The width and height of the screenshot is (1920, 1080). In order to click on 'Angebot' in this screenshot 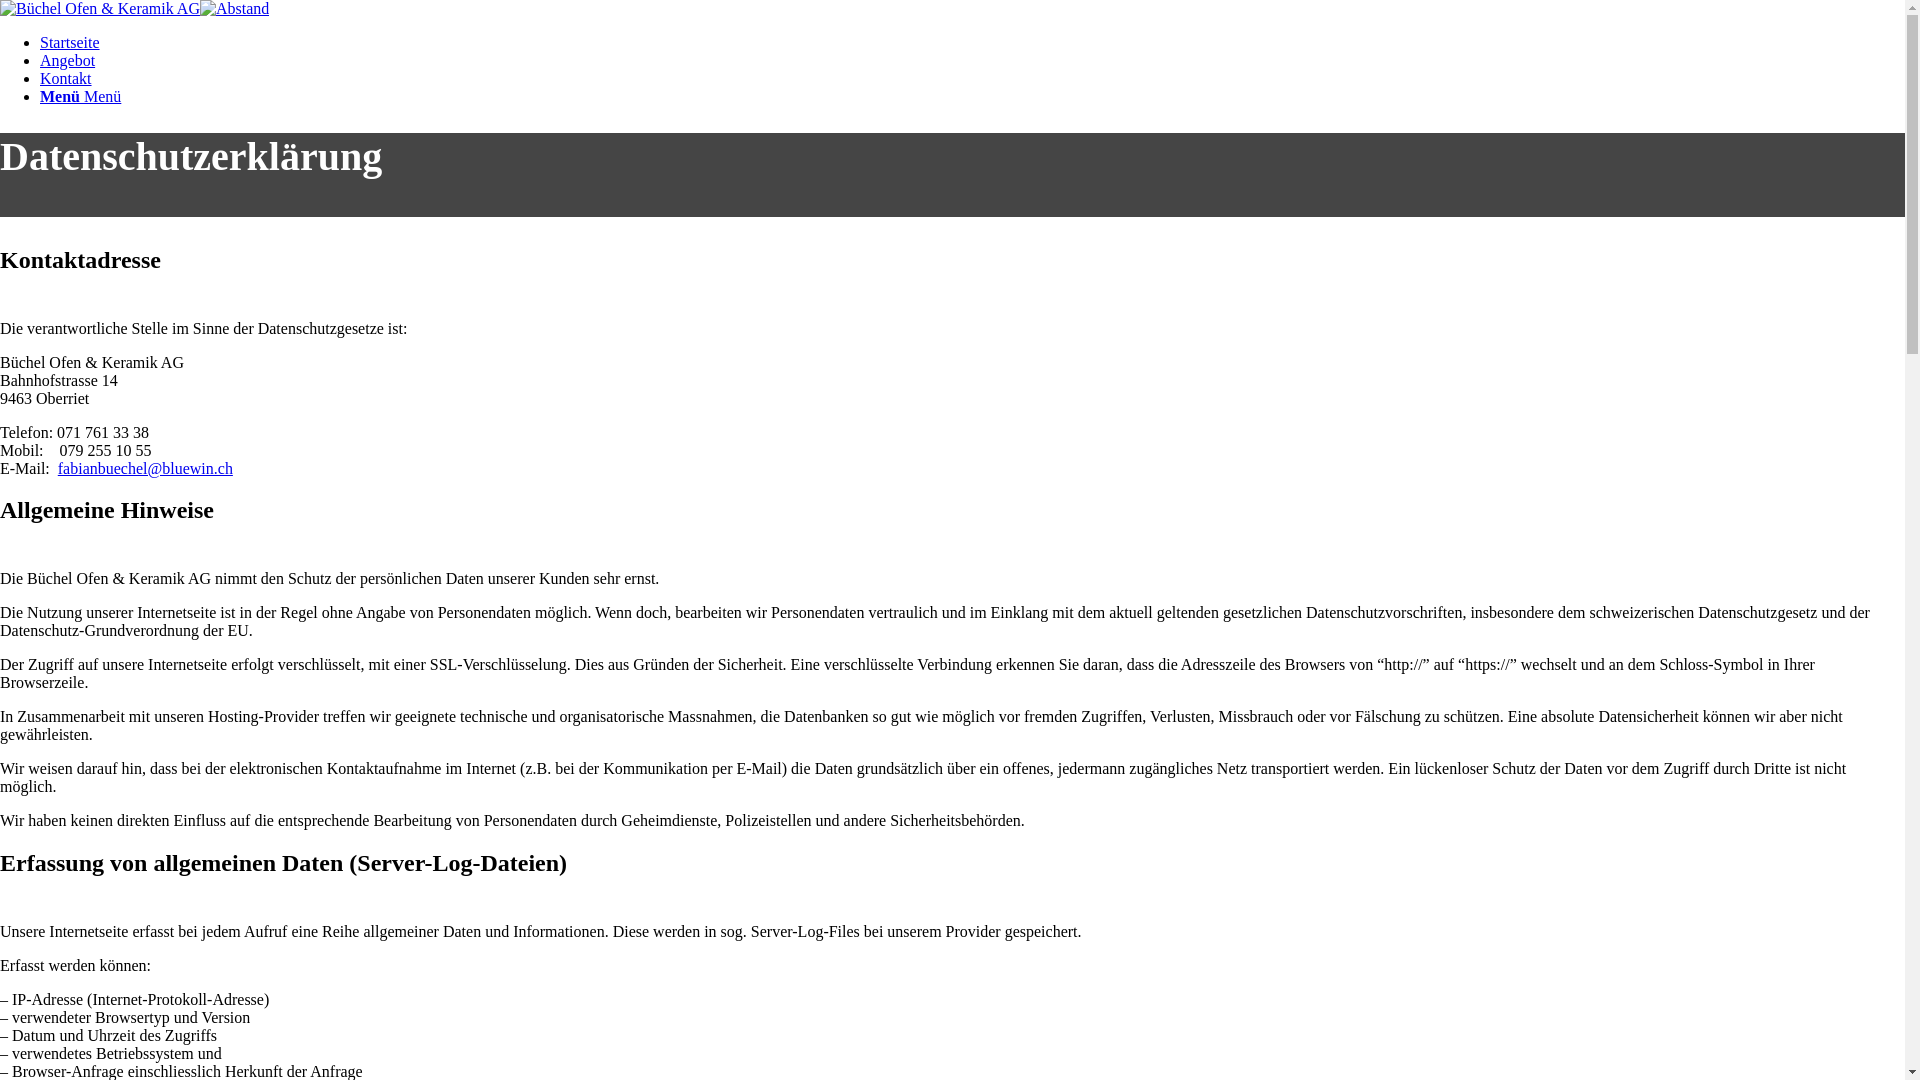, I will do `click(67, 59)`.